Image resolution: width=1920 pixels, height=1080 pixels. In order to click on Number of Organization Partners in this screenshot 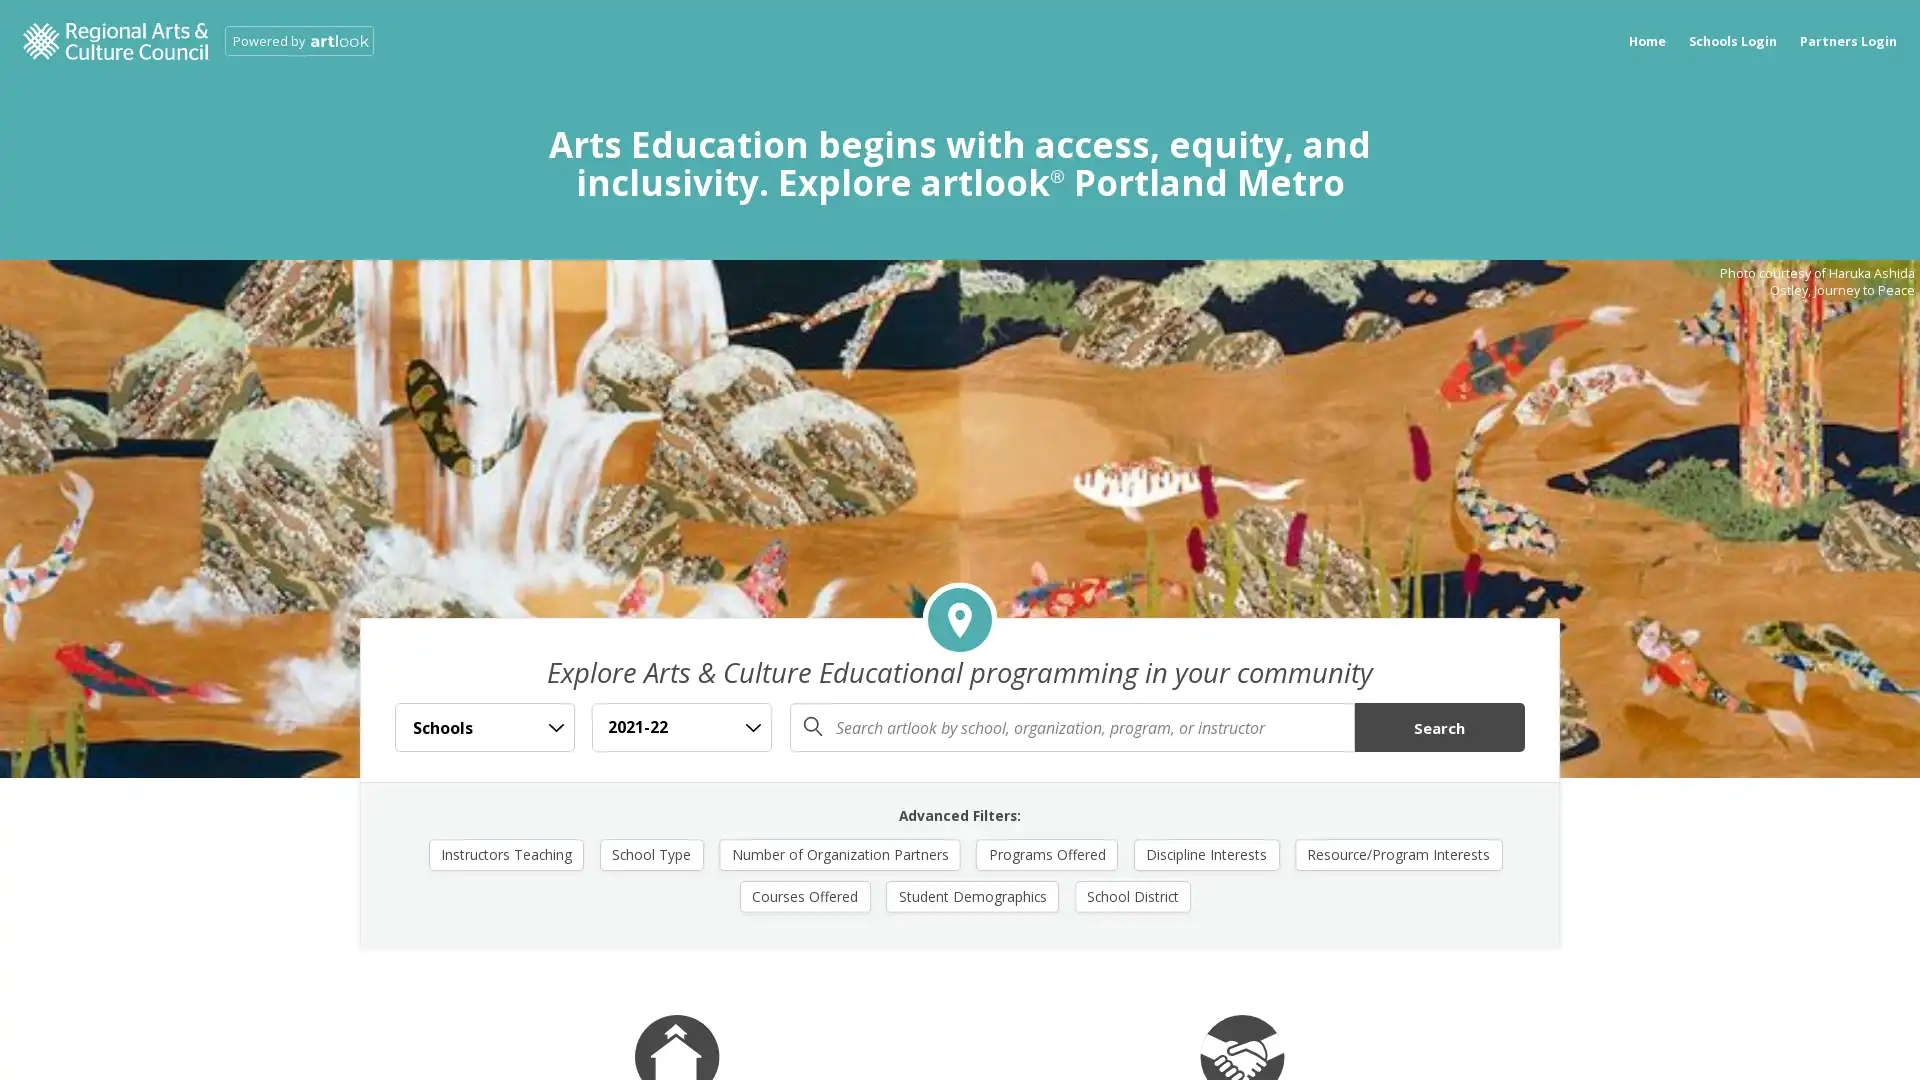, I will do `click(840, 853)`.